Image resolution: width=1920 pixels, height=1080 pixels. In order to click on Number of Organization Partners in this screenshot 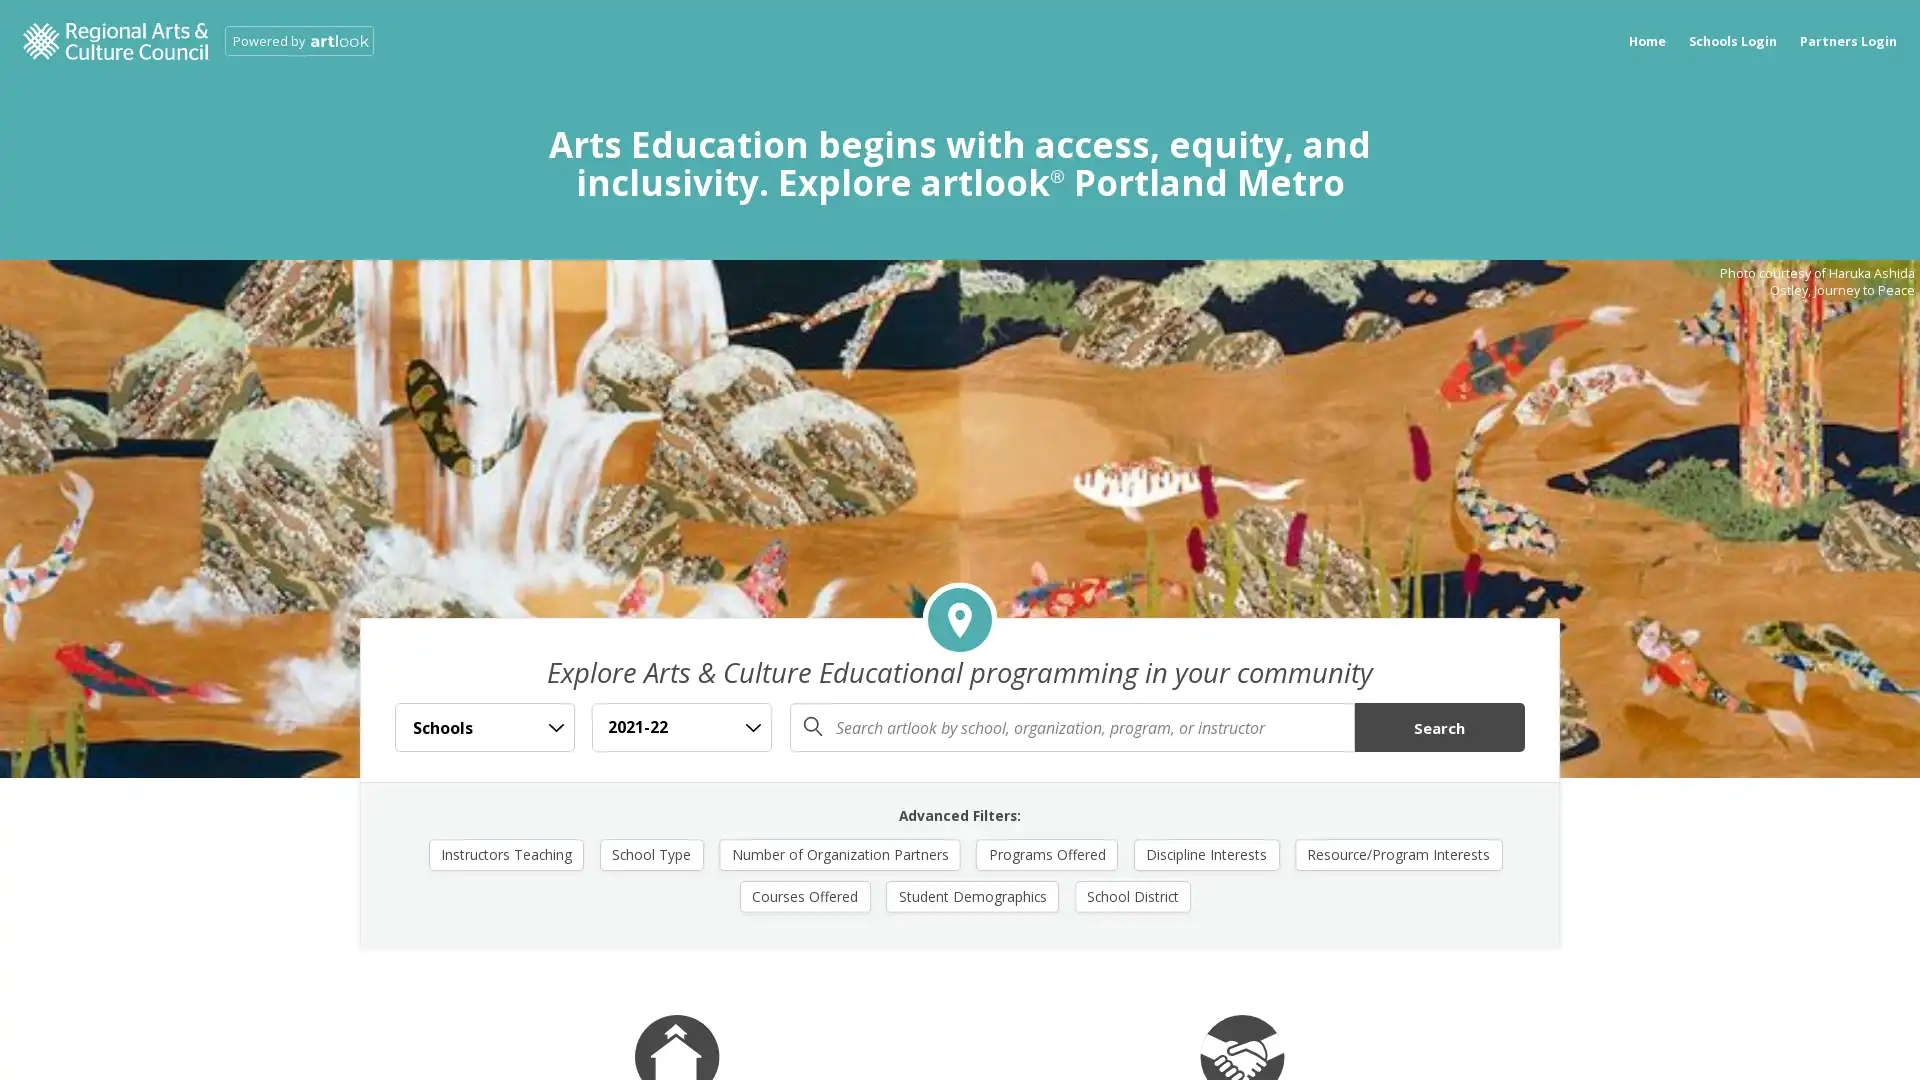, I will do `click(840, 853)`.